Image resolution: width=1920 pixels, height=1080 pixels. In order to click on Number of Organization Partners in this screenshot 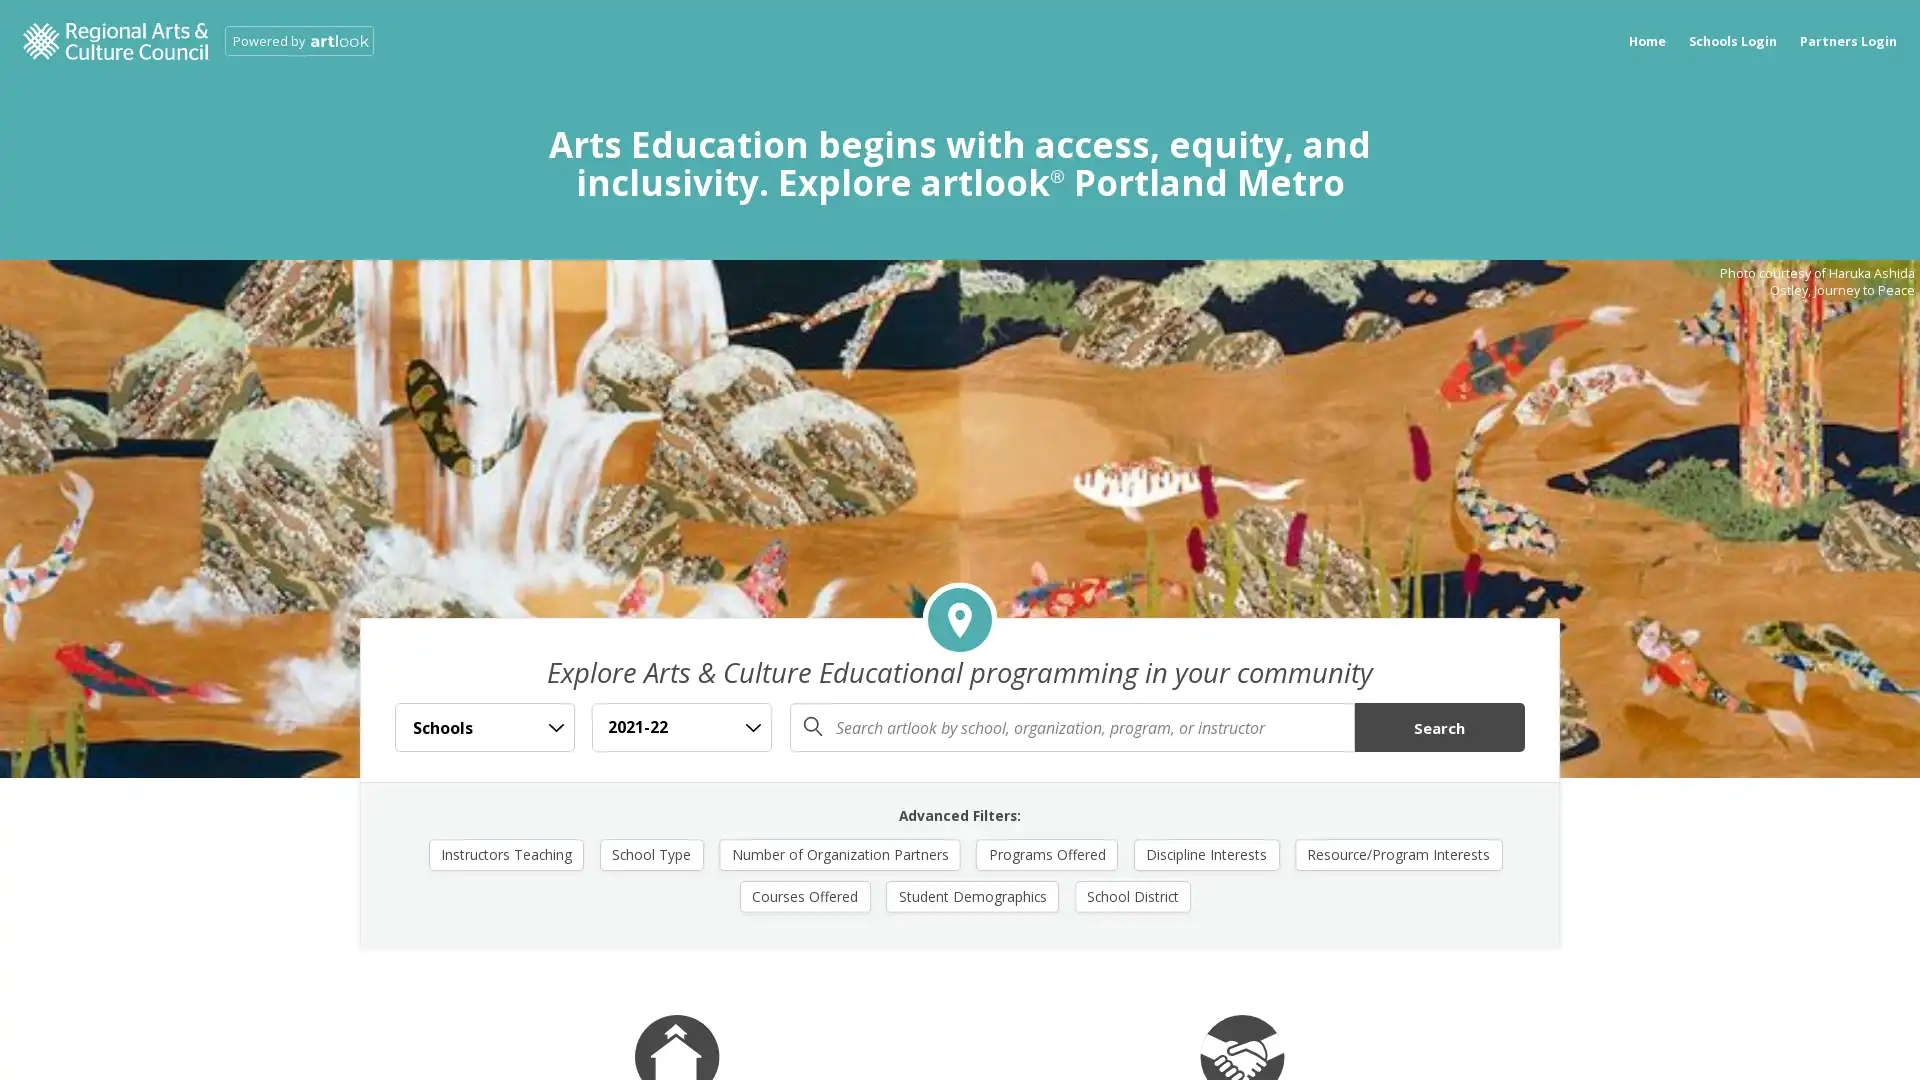, I will do `click(840, 853)`.